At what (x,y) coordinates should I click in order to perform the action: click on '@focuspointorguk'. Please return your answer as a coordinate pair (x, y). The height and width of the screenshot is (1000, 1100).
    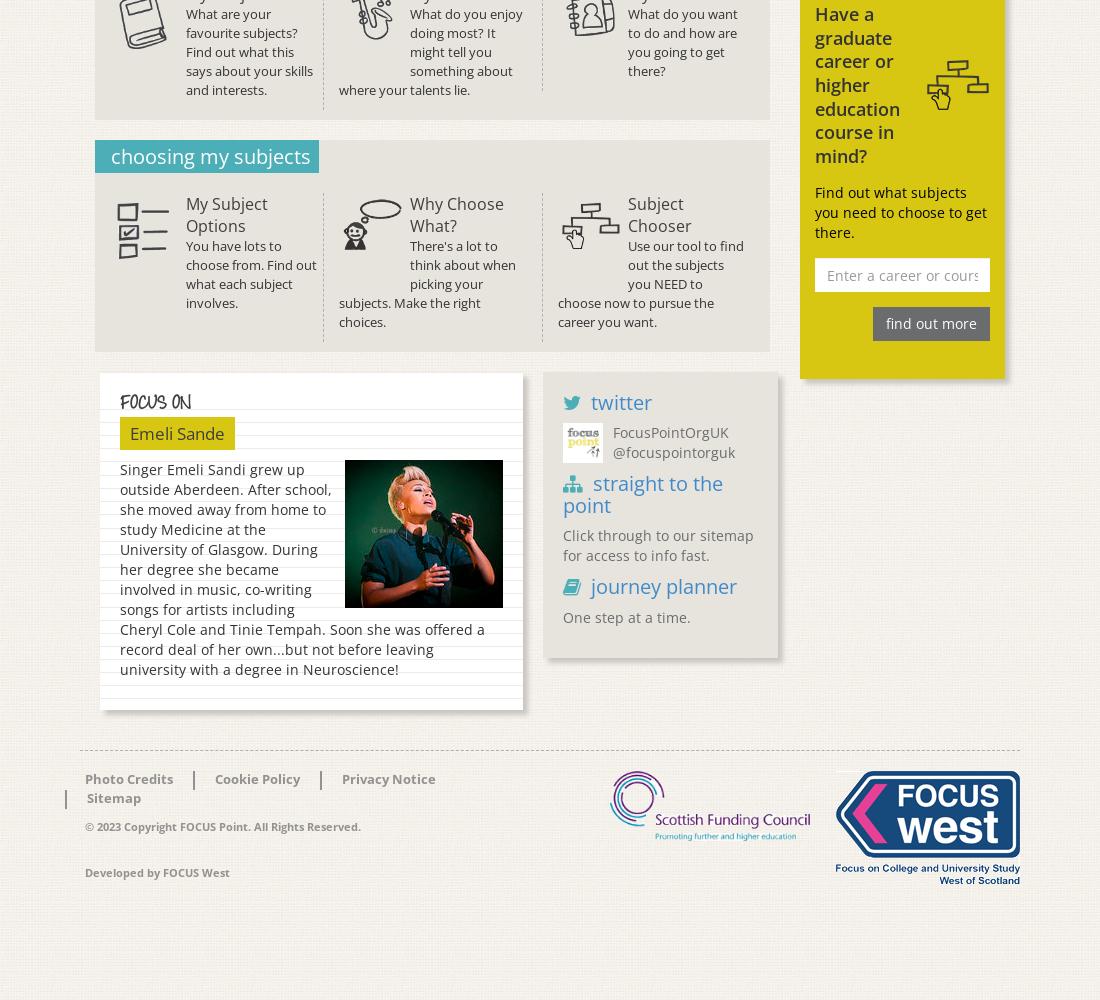
    Looking at the image, I should click on (673, 451).